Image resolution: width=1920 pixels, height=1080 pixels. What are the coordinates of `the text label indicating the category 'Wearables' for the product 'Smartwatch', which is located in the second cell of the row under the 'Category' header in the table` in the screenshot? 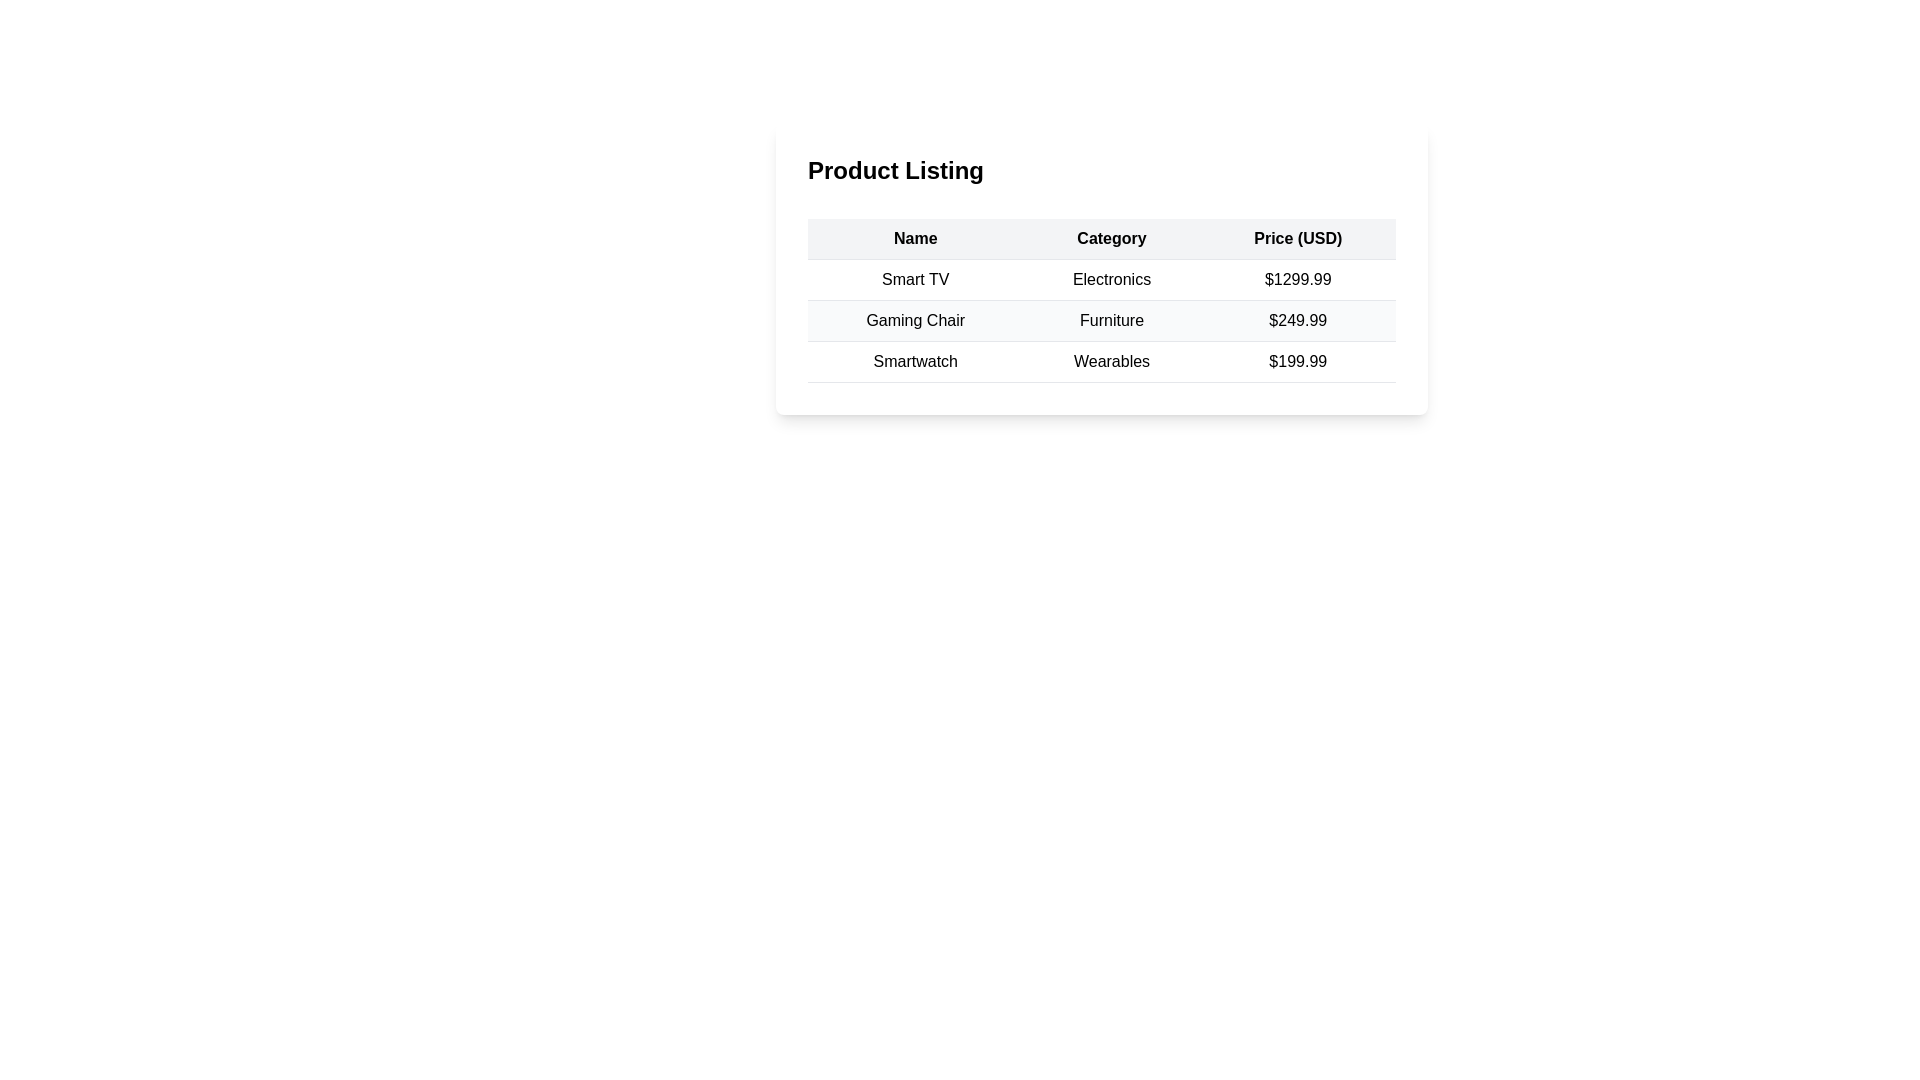 It's located at (1111, 362).